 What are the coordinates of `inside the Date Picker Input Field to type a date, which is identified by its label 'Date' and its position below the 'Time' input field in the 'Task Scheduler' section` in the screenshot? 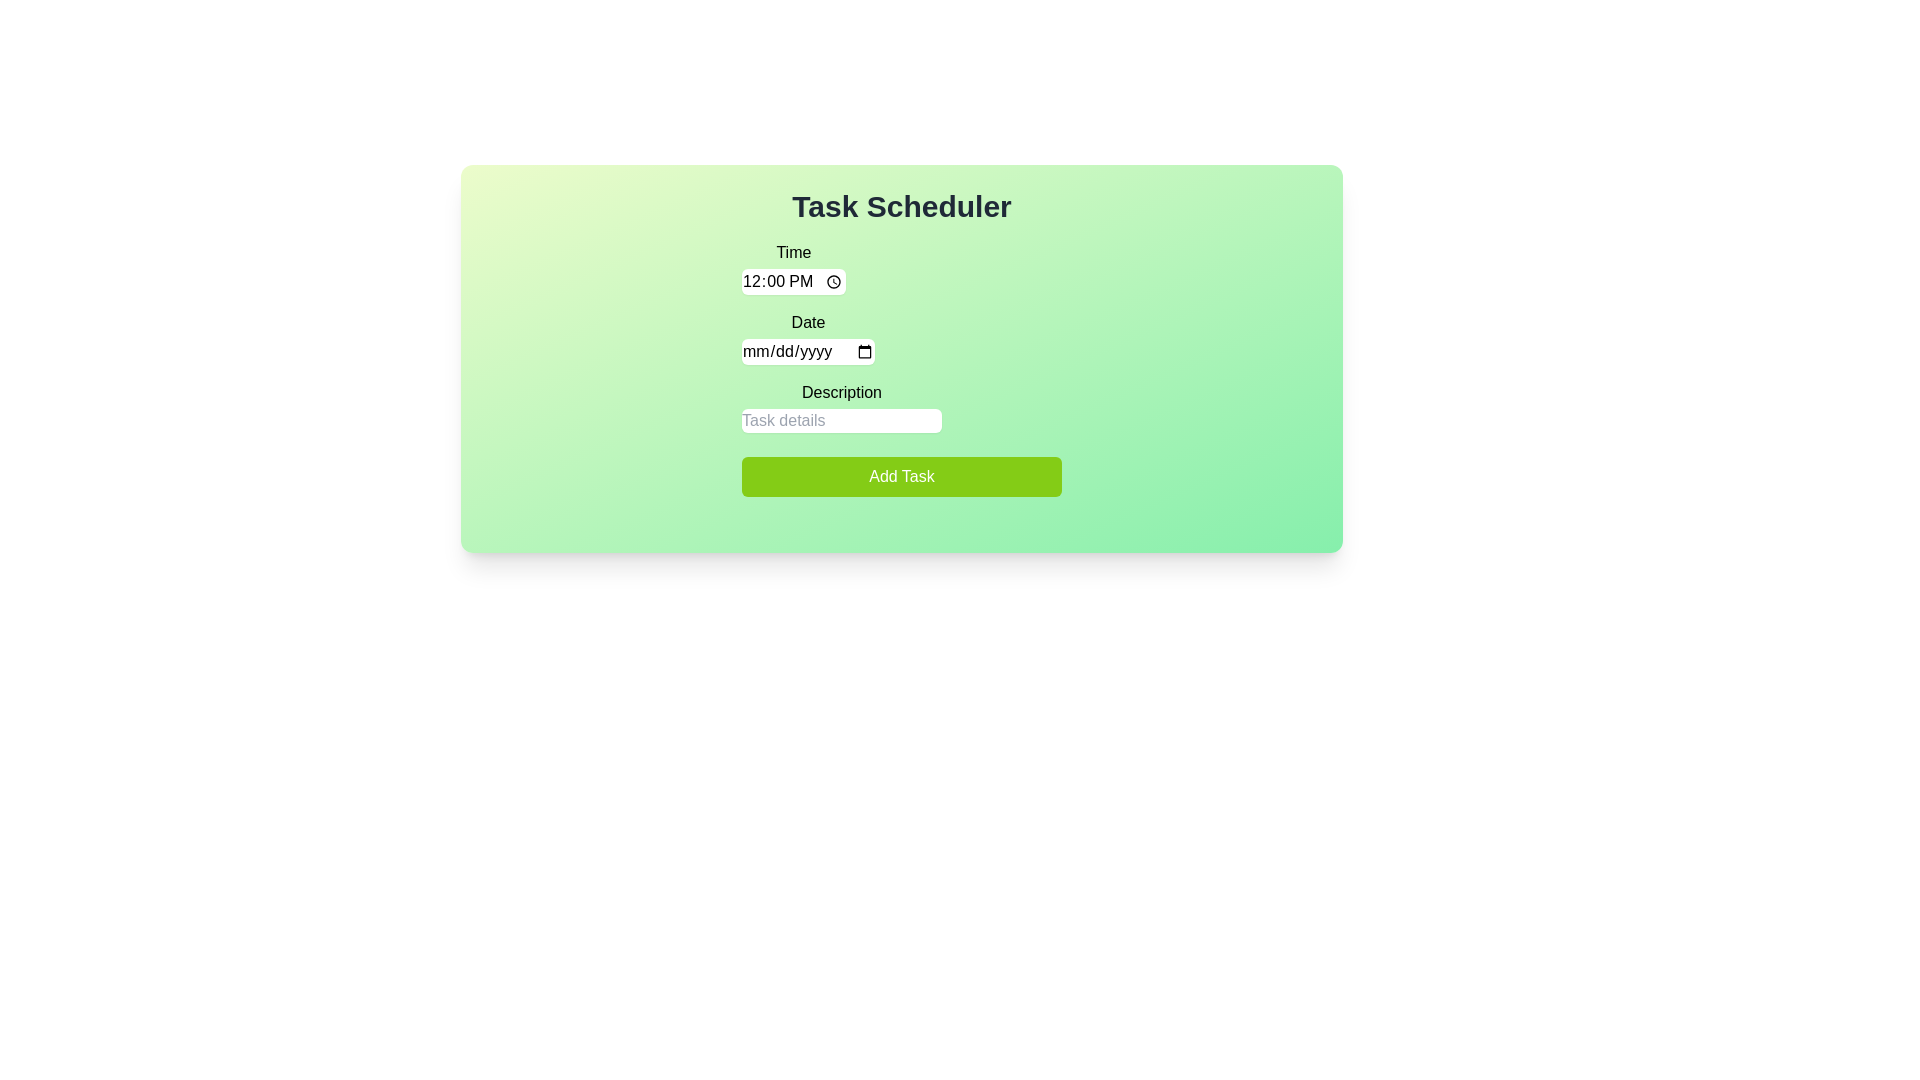 It's located at (808, 337).